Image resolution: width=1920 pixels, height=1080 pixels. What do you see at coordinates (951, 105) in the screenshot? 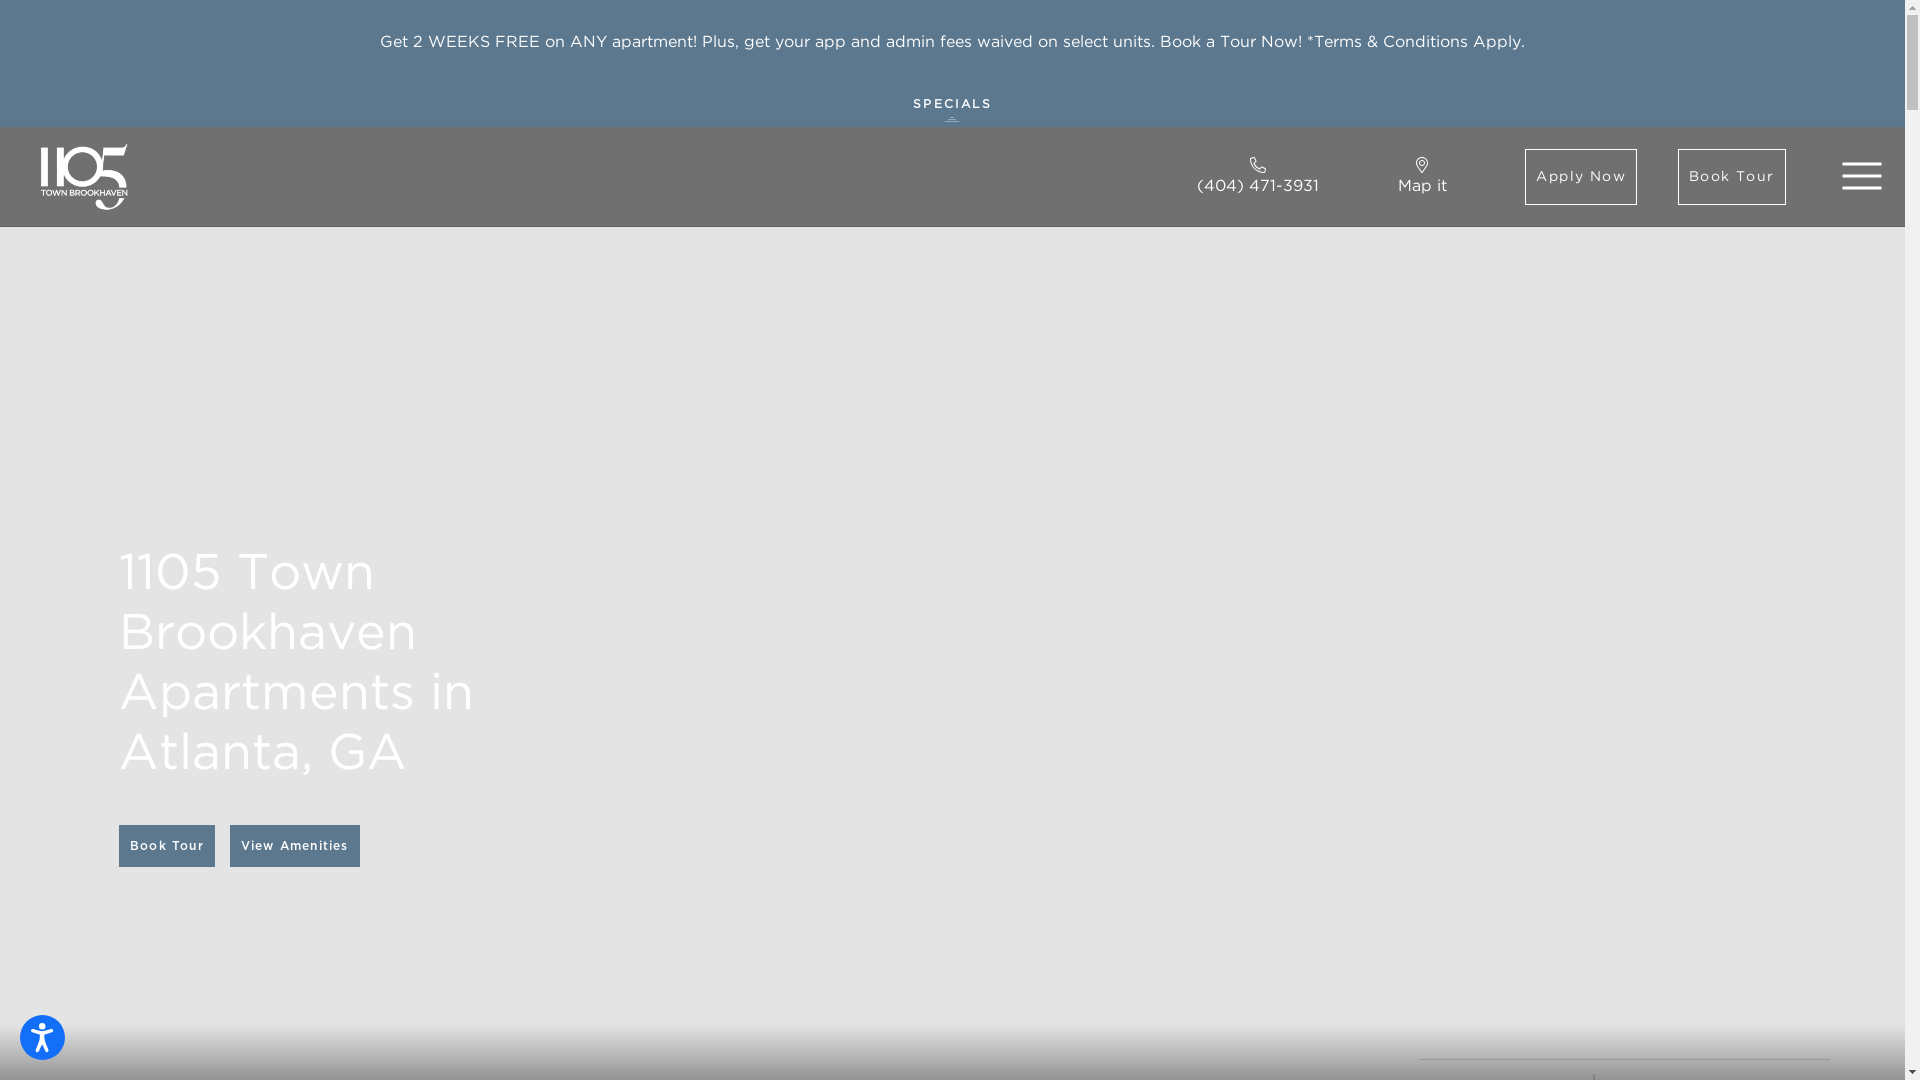
I see `'SPECIALS'` at bounding box center [951, 105].